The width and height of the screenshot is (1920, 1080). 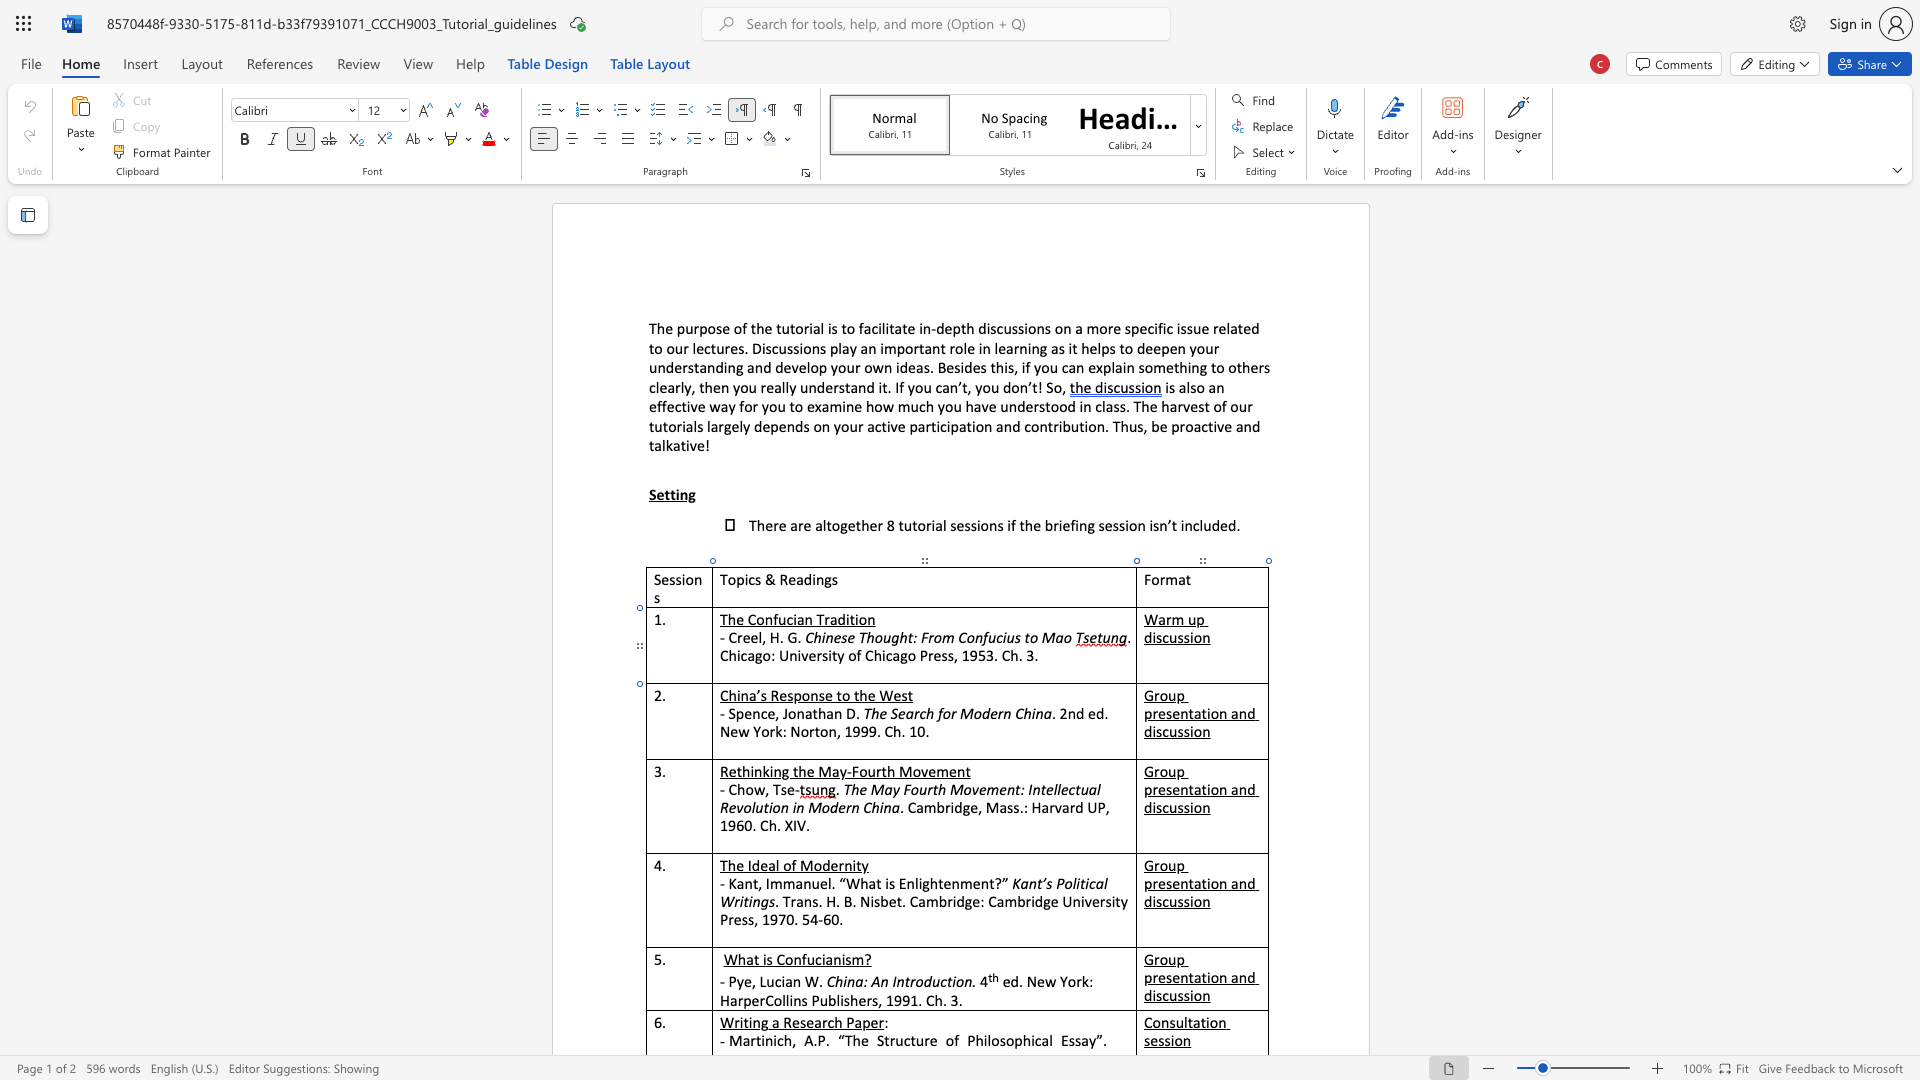 What do you see at coordinates (800, 712) in the screenshot?
I see `the 2th character "n" in the text` at bounding box center [800, 712].